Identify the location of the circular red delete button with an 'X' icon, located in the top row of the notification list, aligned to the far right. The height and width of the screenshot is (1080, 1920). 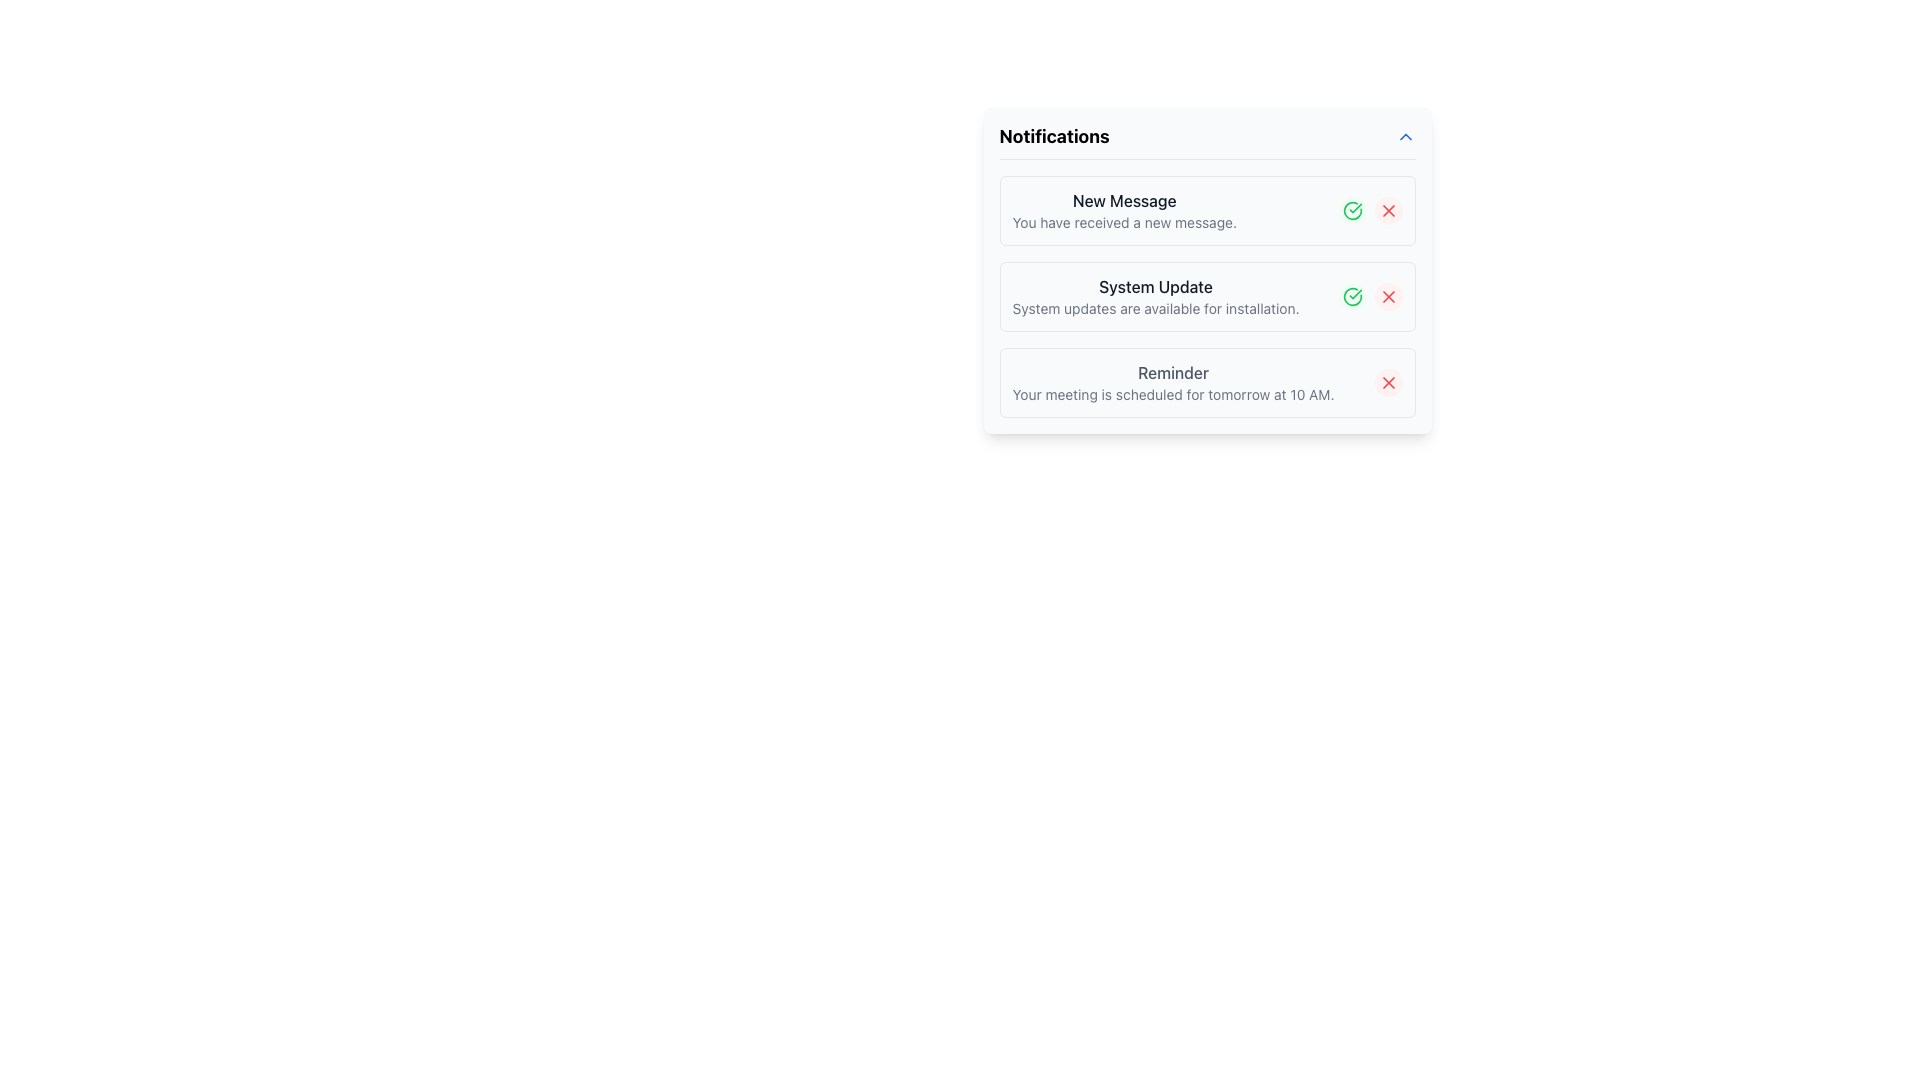
(1387, 211).